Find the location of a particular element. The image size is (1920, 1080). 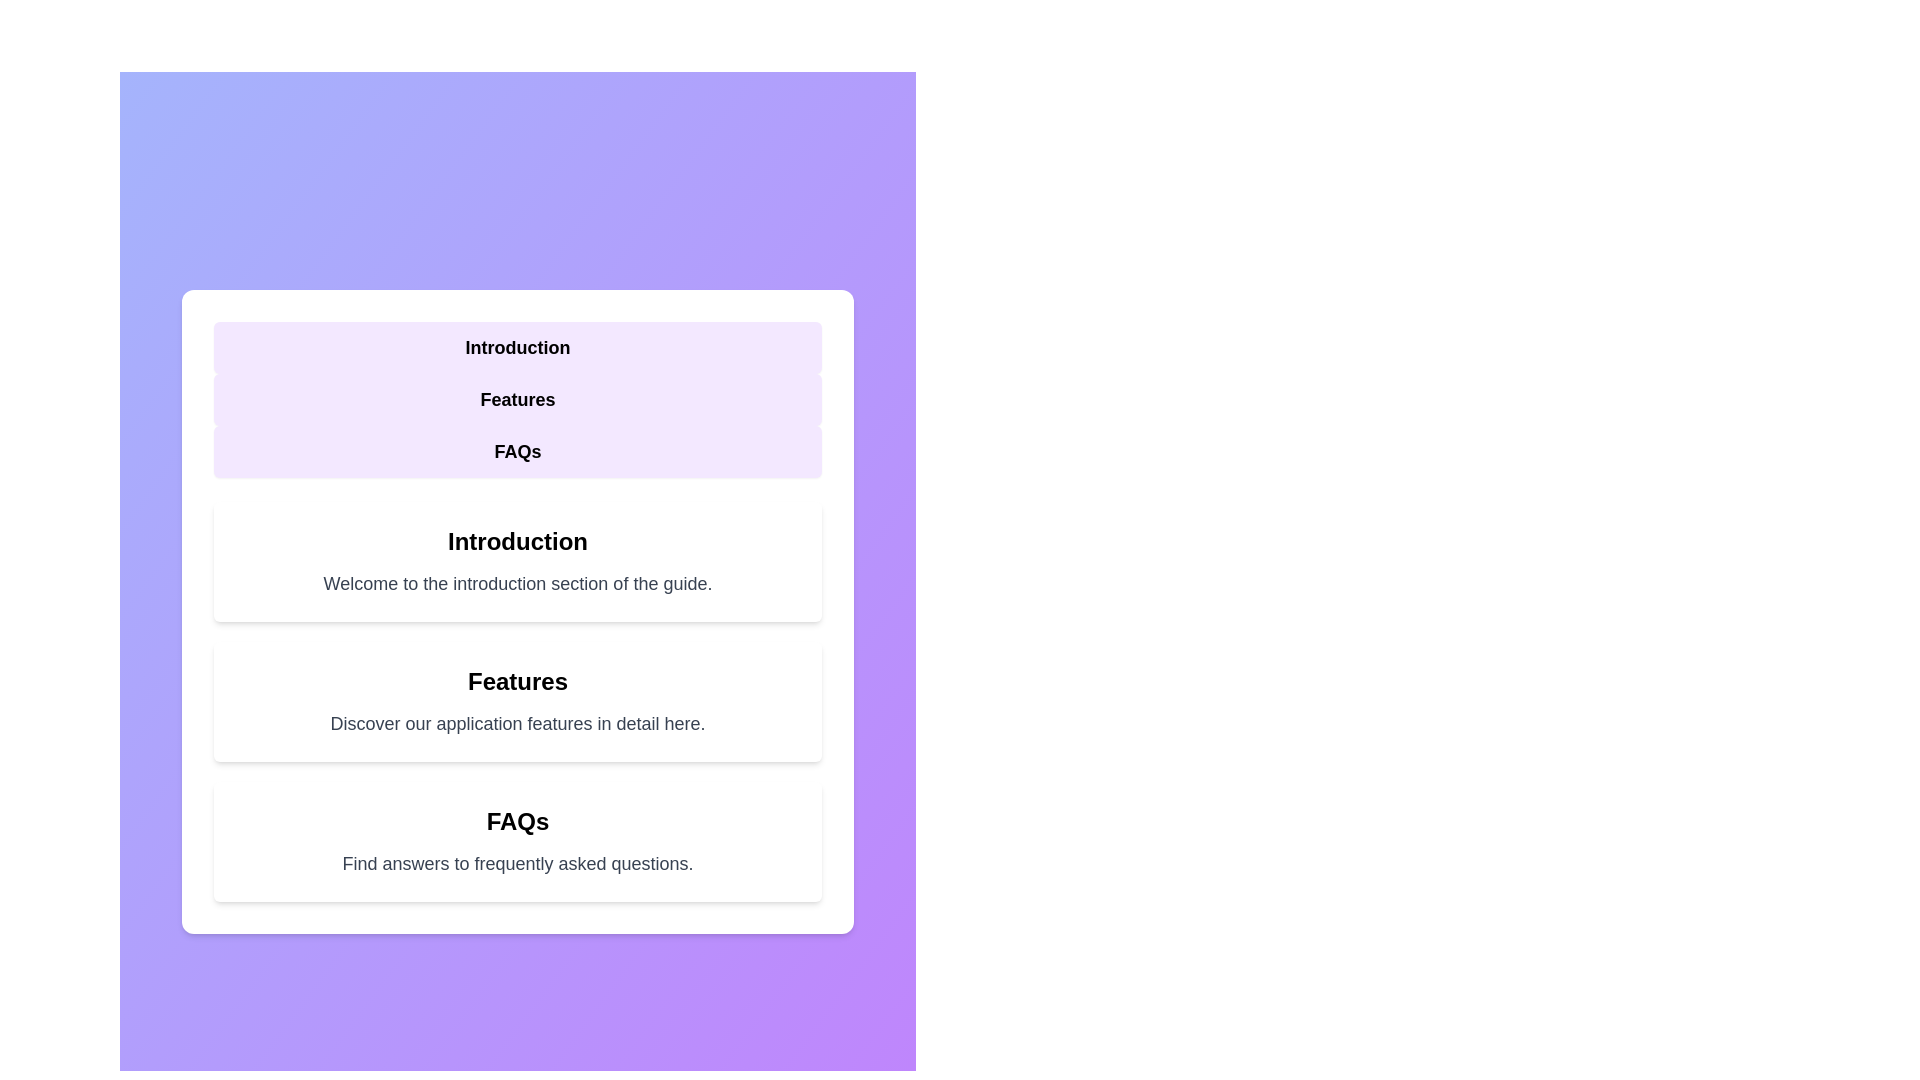

the Informational section titled 'Introduction' which contains a subtitle 'Welcome to the introduction section of the guide.' is located at coordinates (518, 562).